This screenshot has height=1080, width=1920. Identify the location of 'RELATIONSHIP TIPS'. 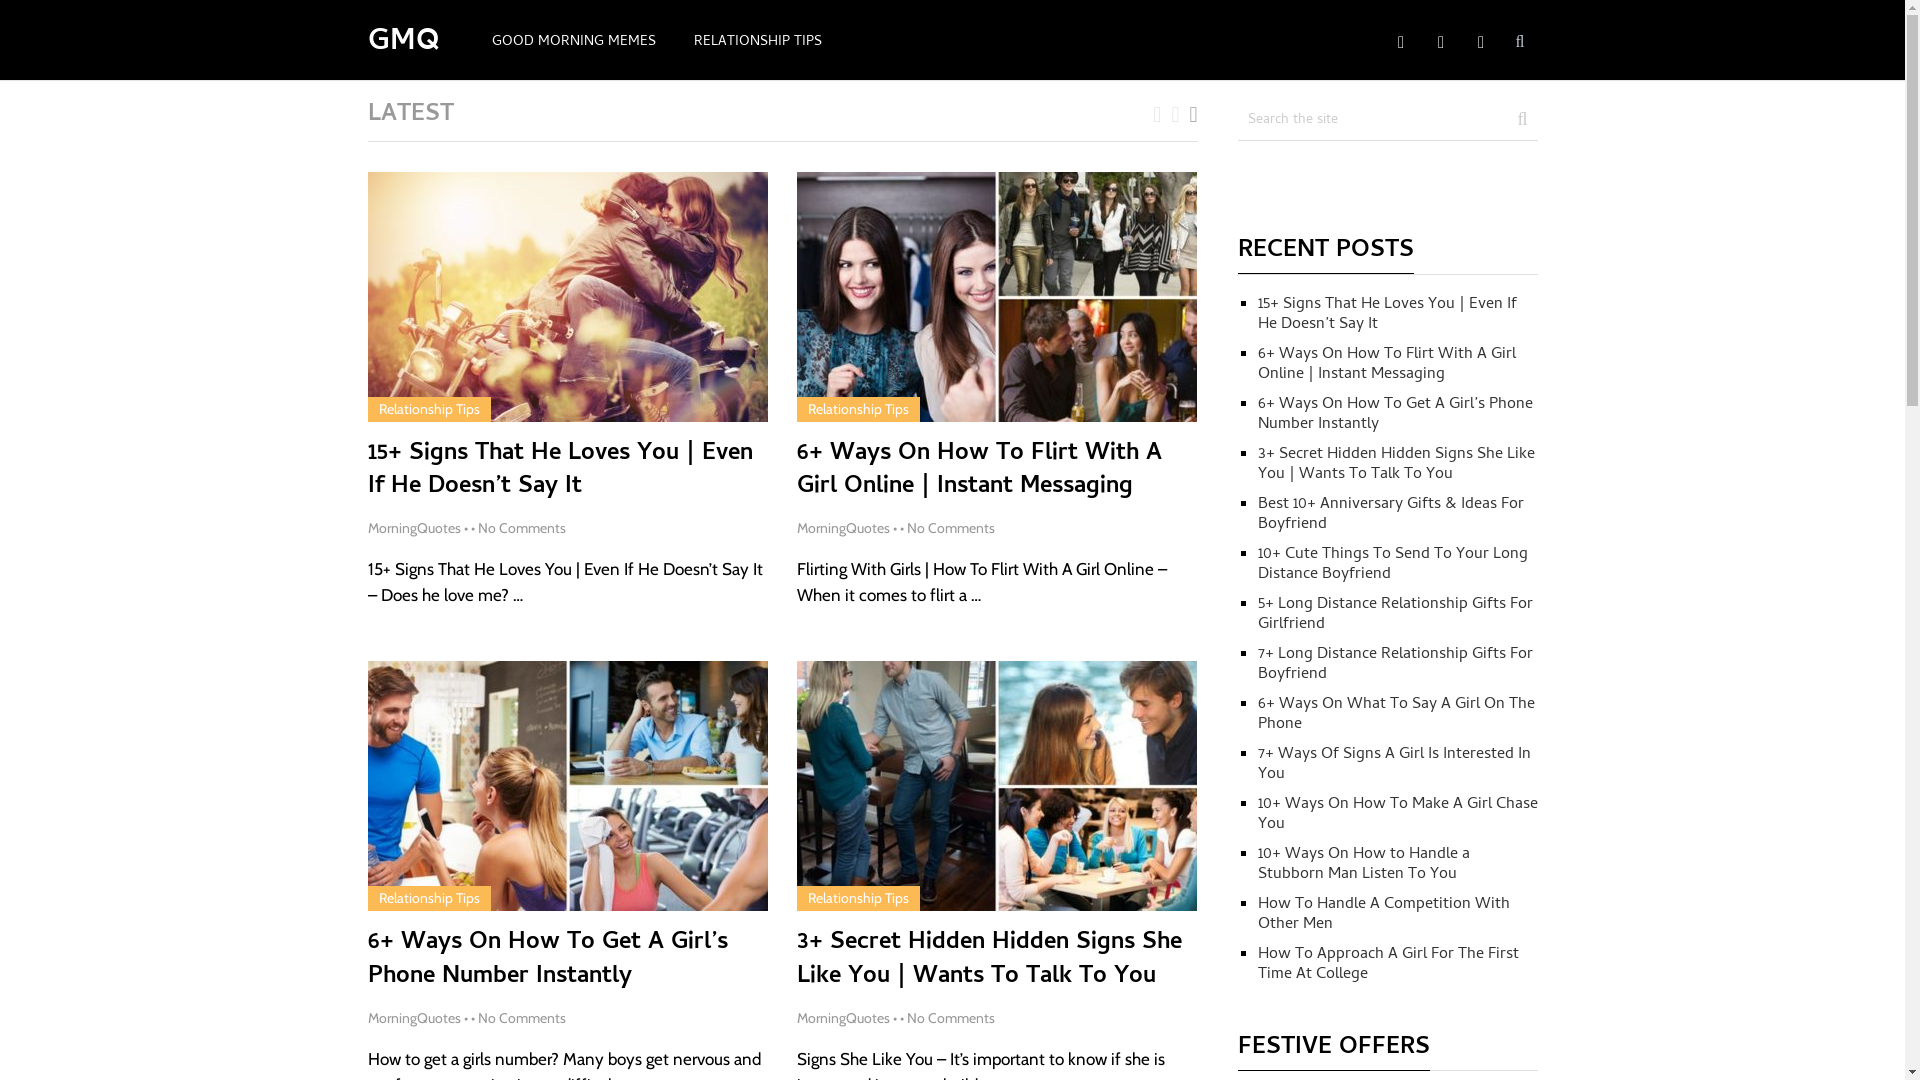
(756, 42).